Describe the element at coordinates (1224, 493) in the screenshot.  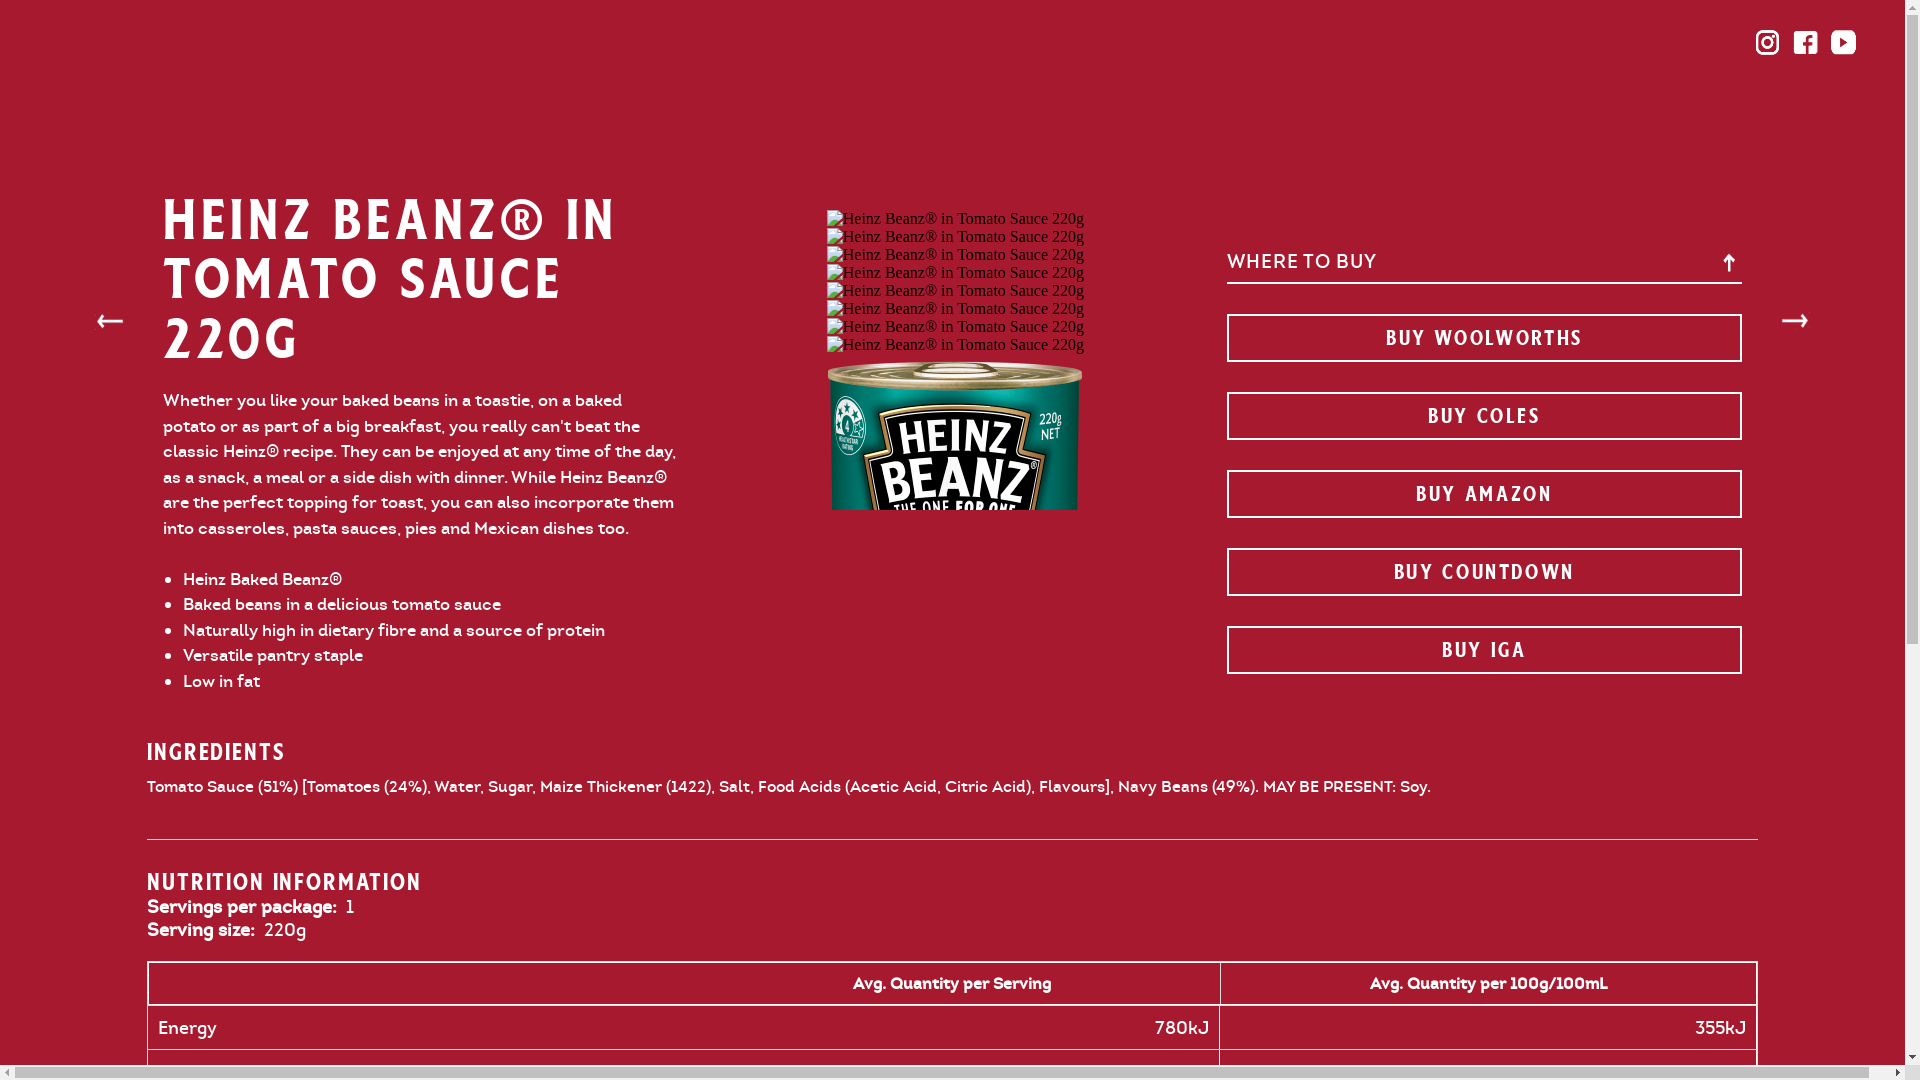
I see `'Buy Amazon'` at that location.